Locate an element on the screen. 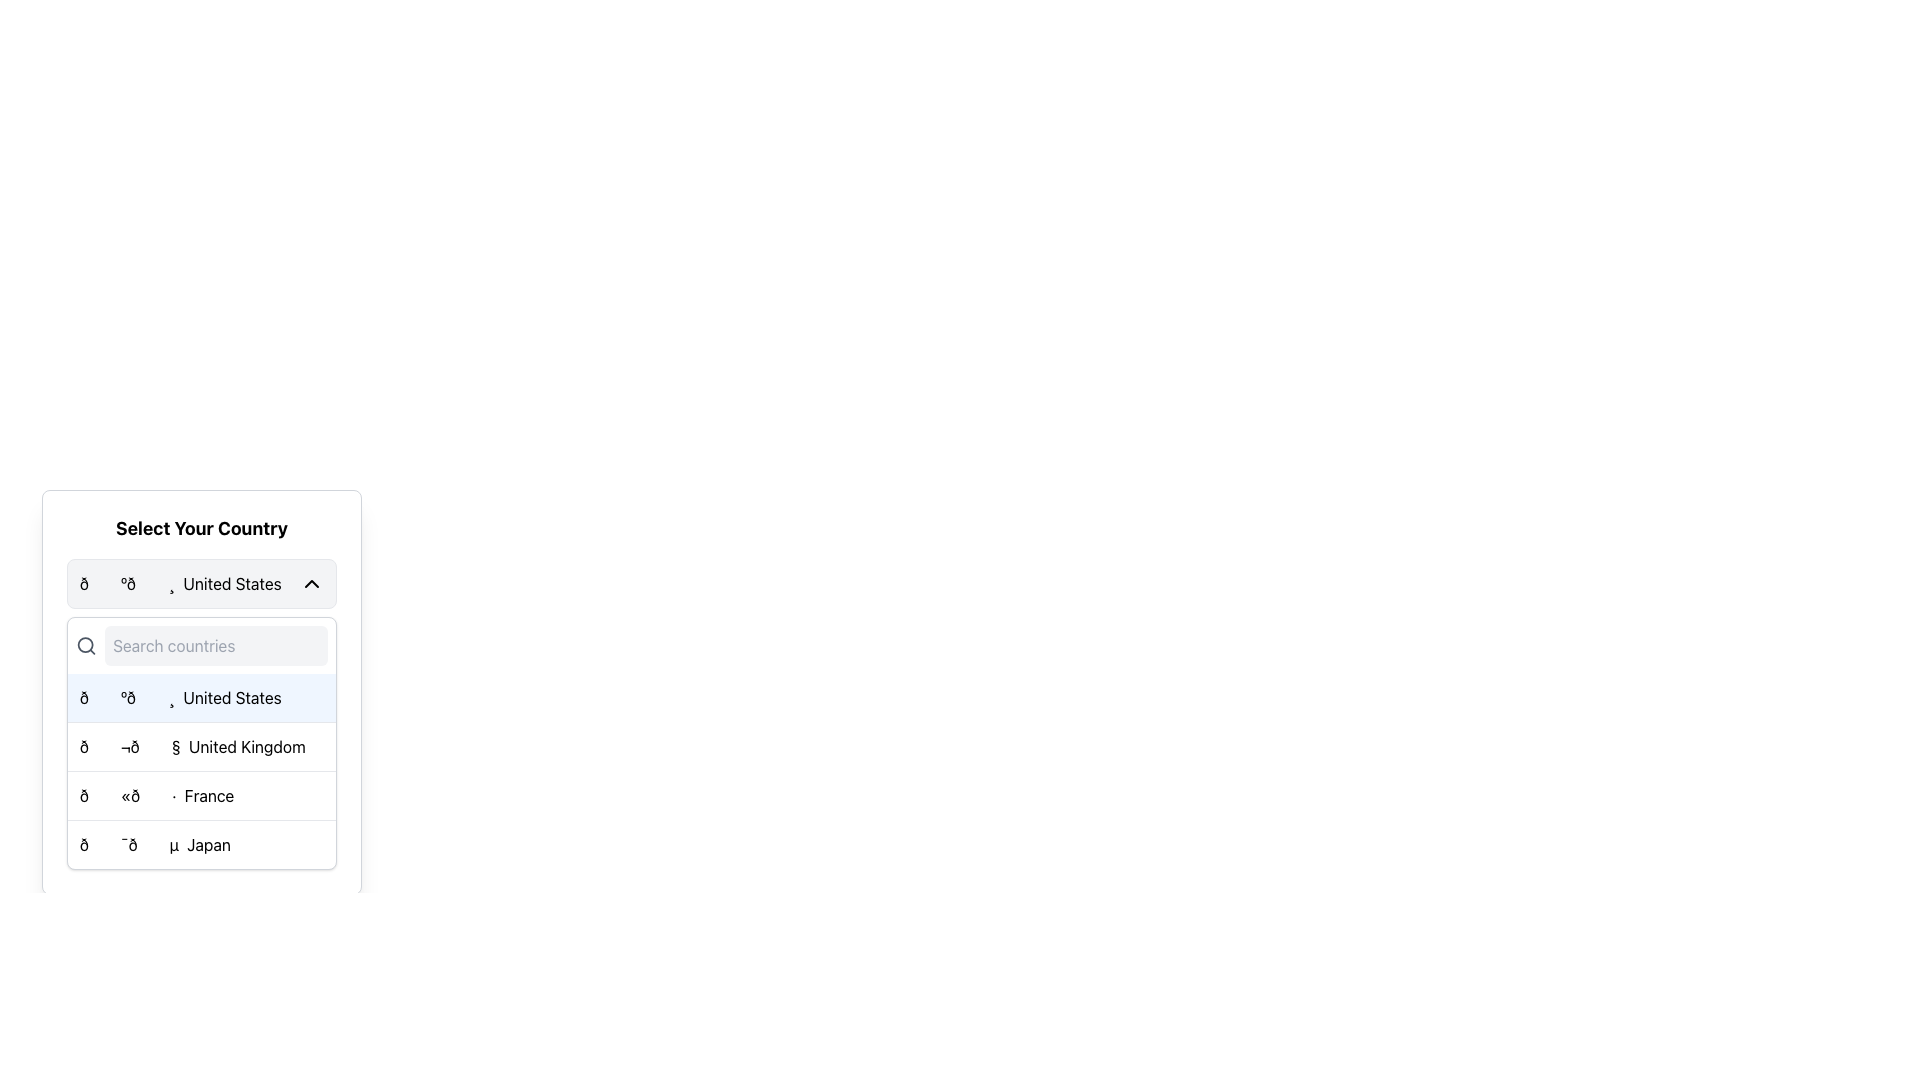  the label indicating the currently selected country, which displays 'United States' as part of a dropdown menu is located at coordinates (232, 583).